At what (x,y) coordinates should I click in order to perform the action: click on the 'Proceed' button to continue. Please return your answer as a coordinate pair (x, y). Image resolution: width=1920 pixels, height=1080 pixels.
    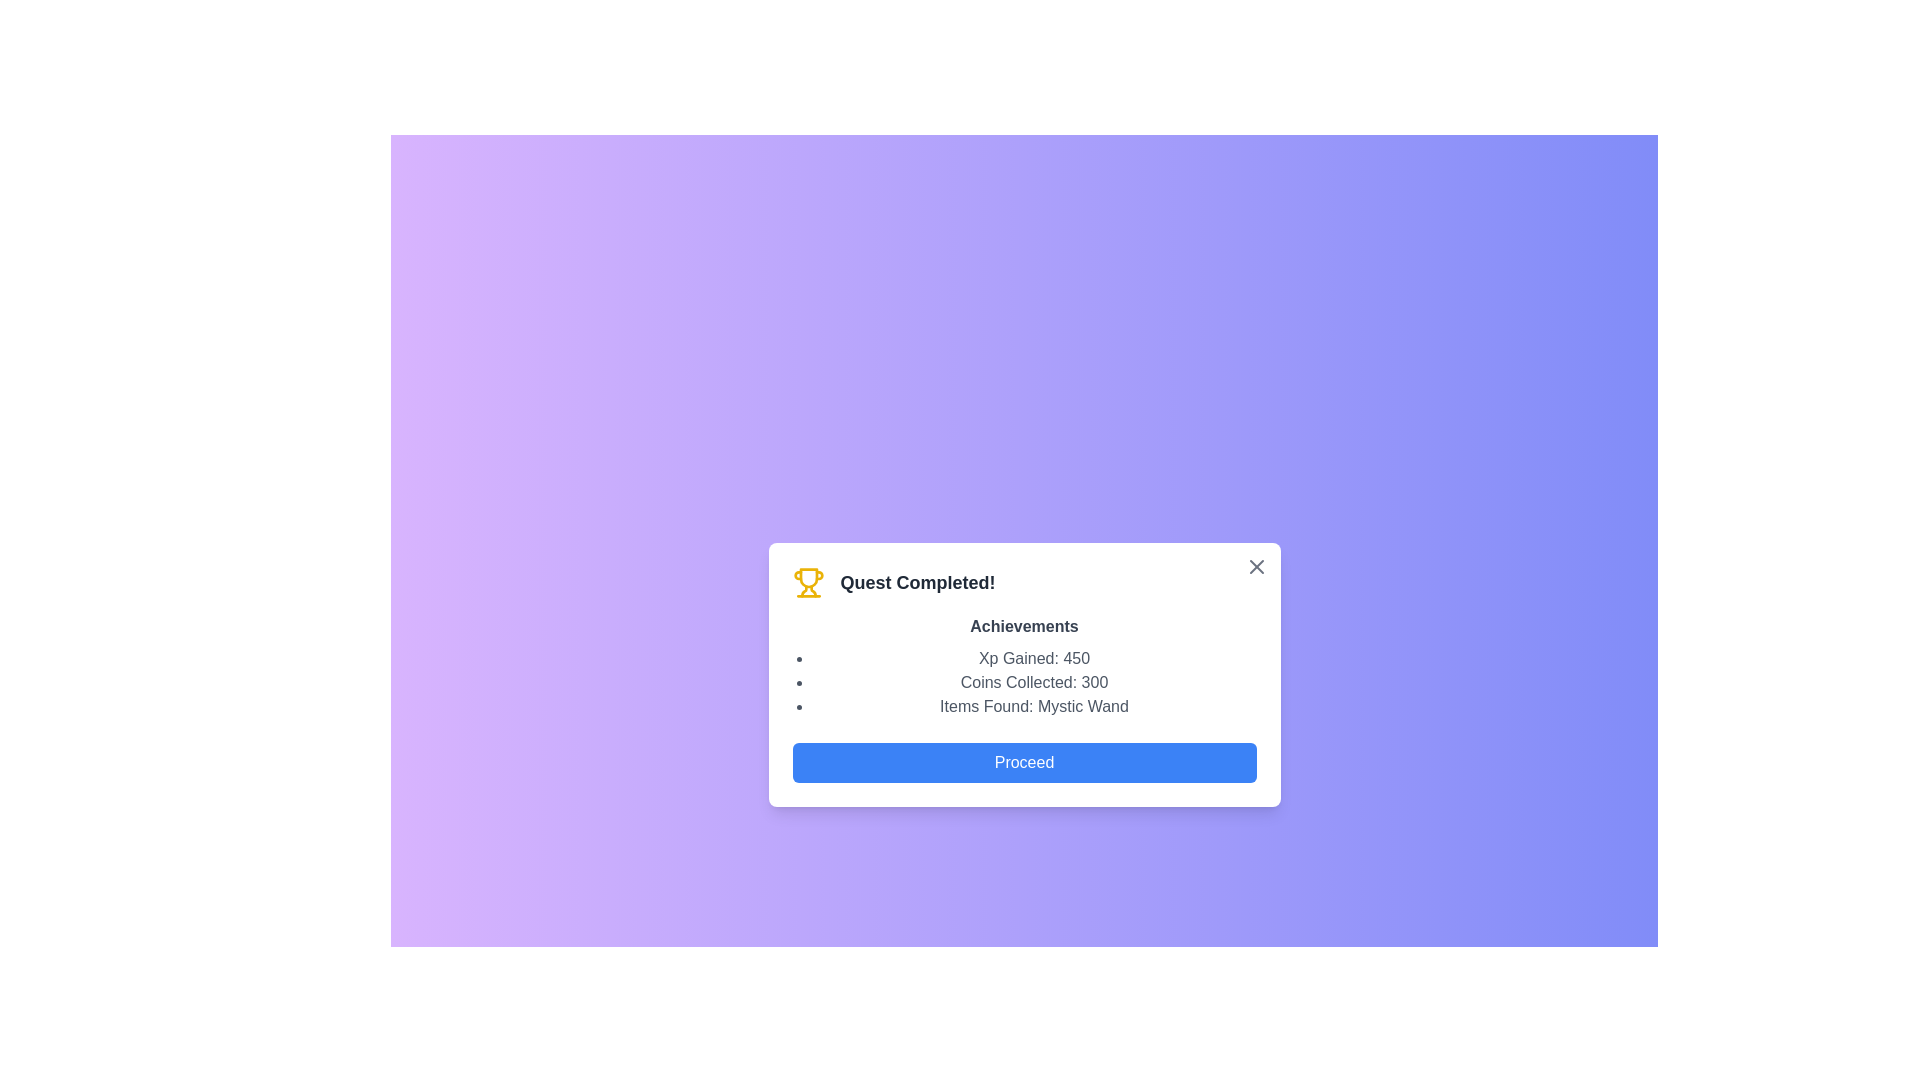
    Looking at the image, I should click on (1024, 763).